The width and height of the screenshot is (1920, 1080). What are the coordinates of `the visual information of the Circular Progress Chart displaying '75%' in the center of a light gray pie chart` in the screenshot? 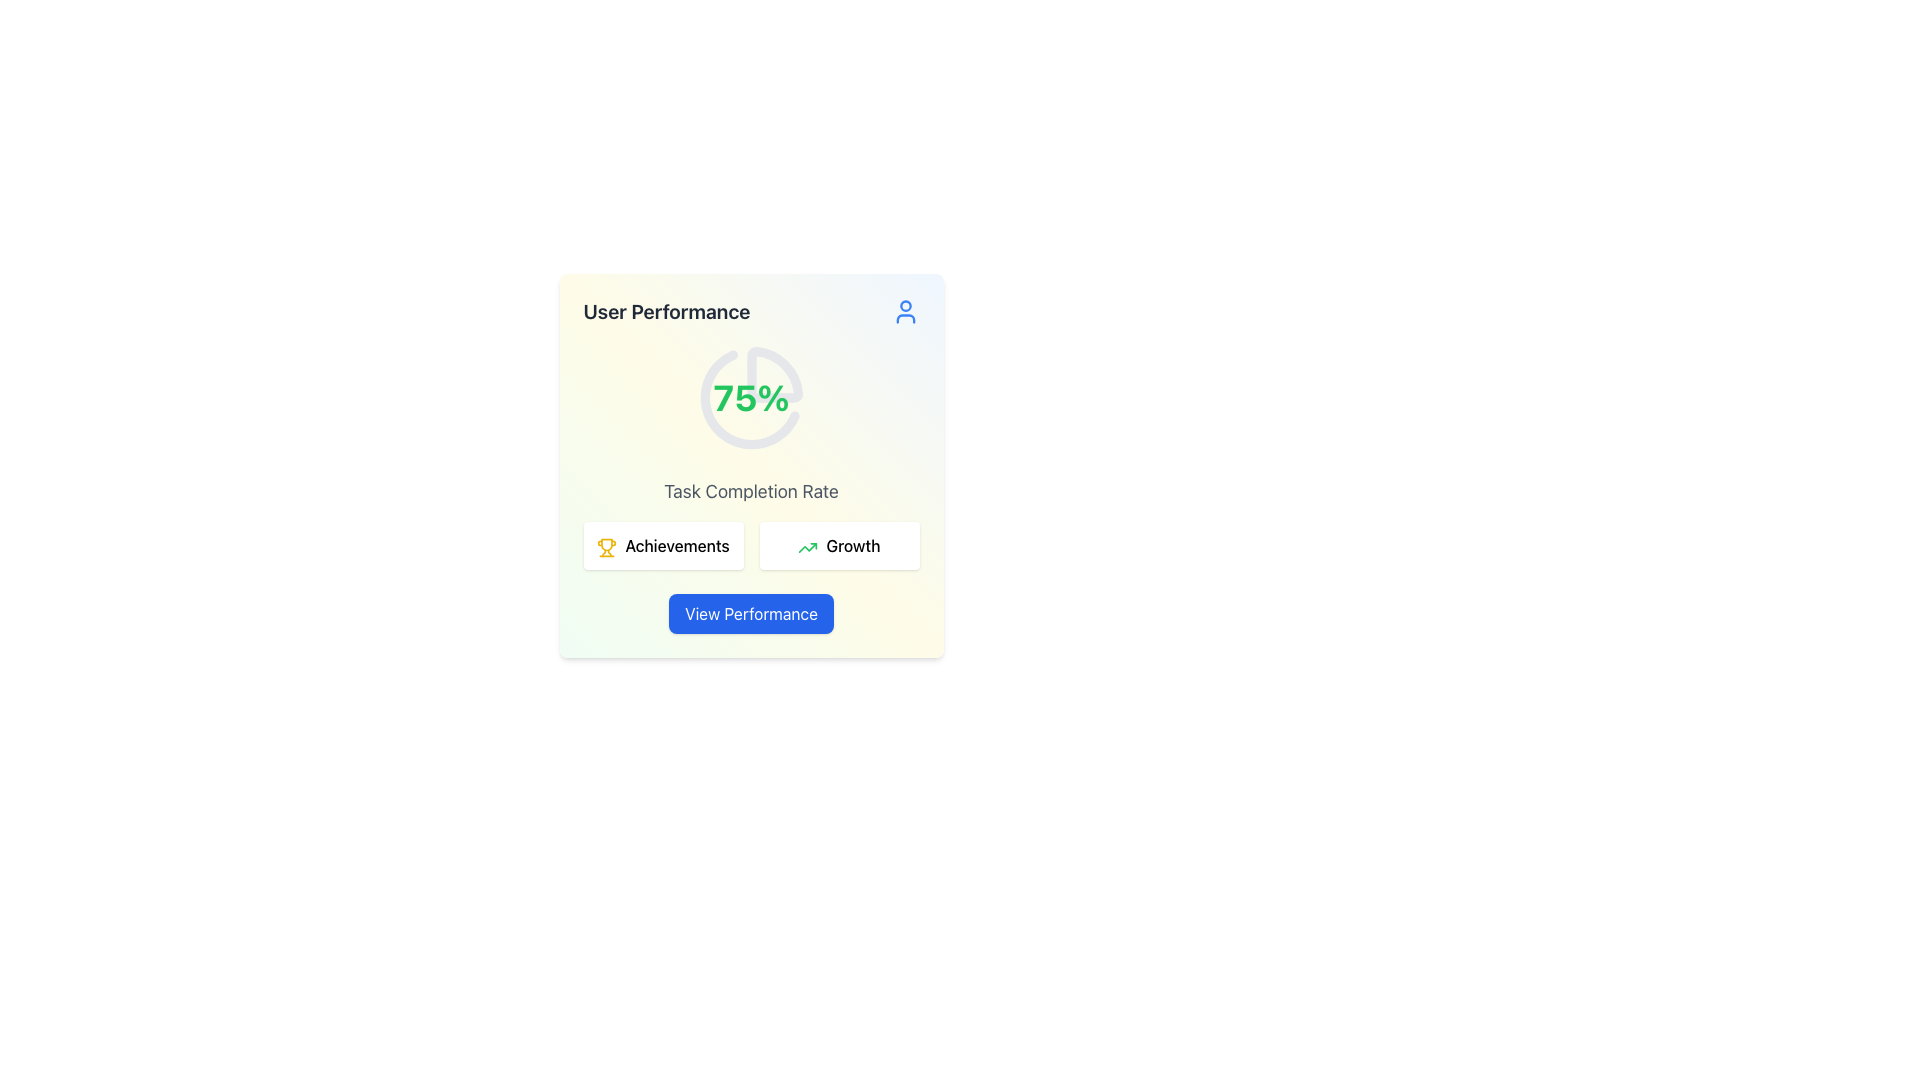 It's located at (750, 397).